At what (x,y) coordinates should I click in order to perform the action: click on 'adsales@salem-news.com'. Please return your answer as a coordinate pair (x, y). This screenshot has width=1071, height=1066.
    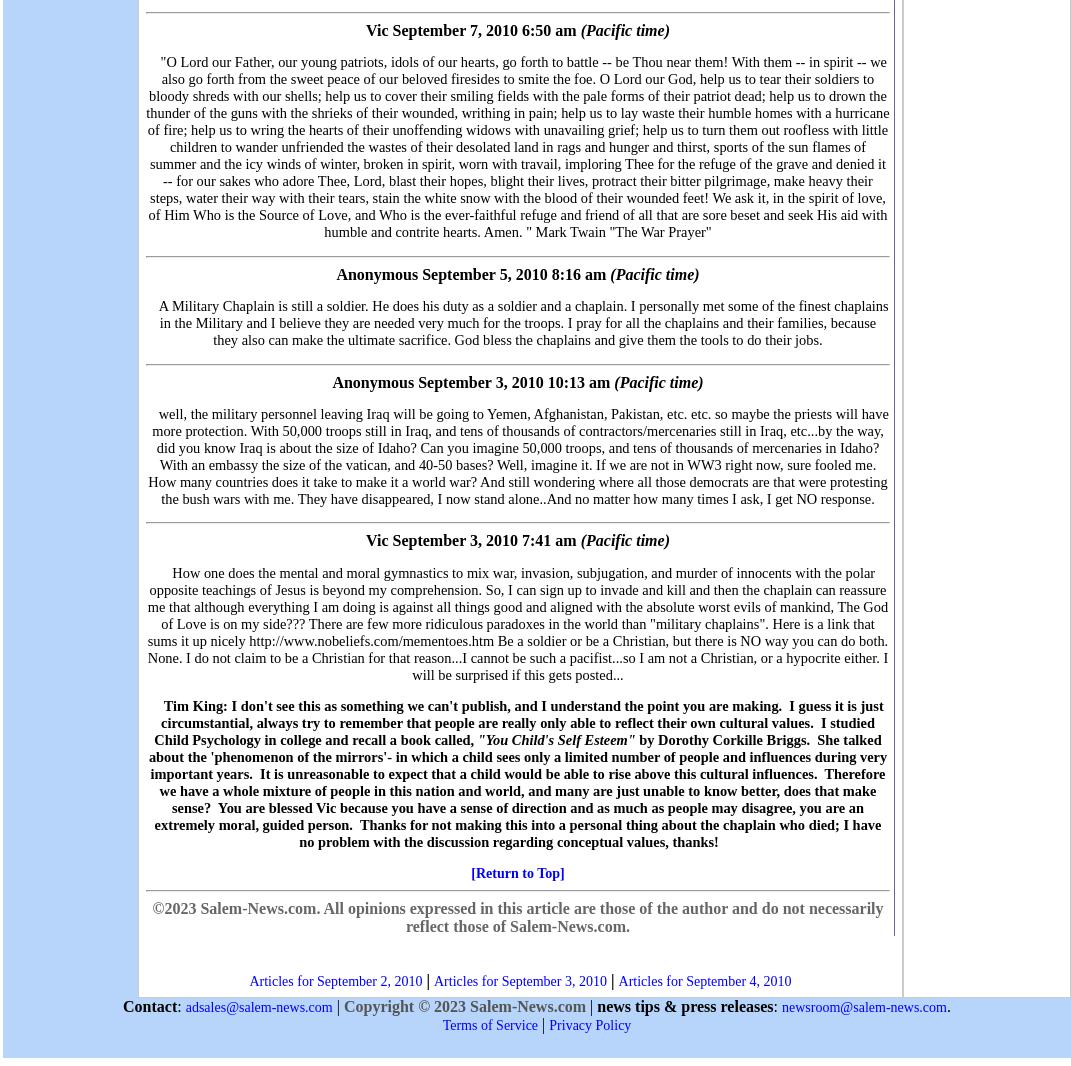
    Looking at the image, I should click on (183, 1006).